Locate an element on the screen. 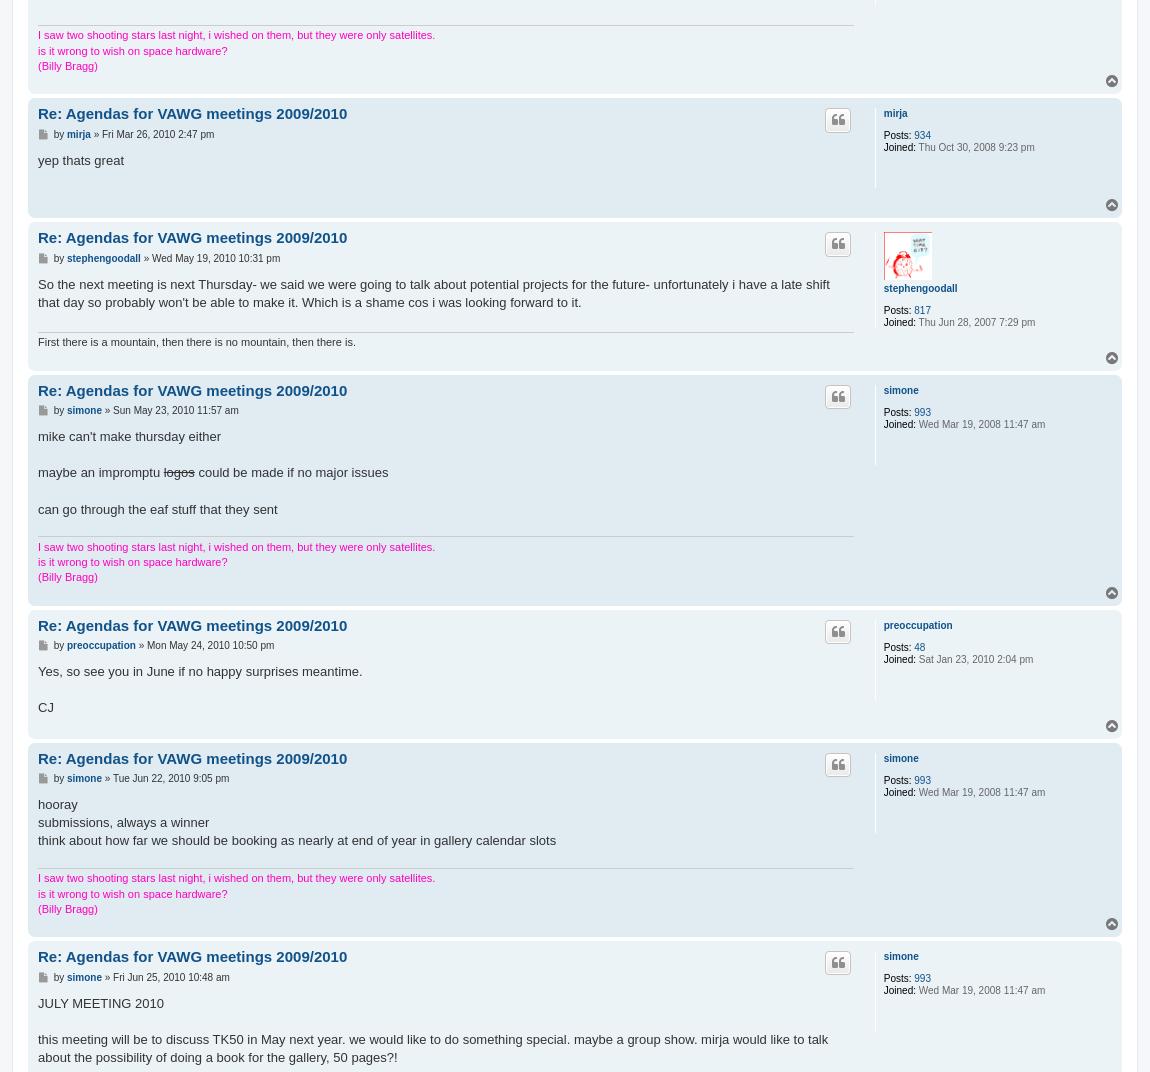  'First there is a mountain, then there is no mountain, then there is.' is located at coordinates (195, 341).